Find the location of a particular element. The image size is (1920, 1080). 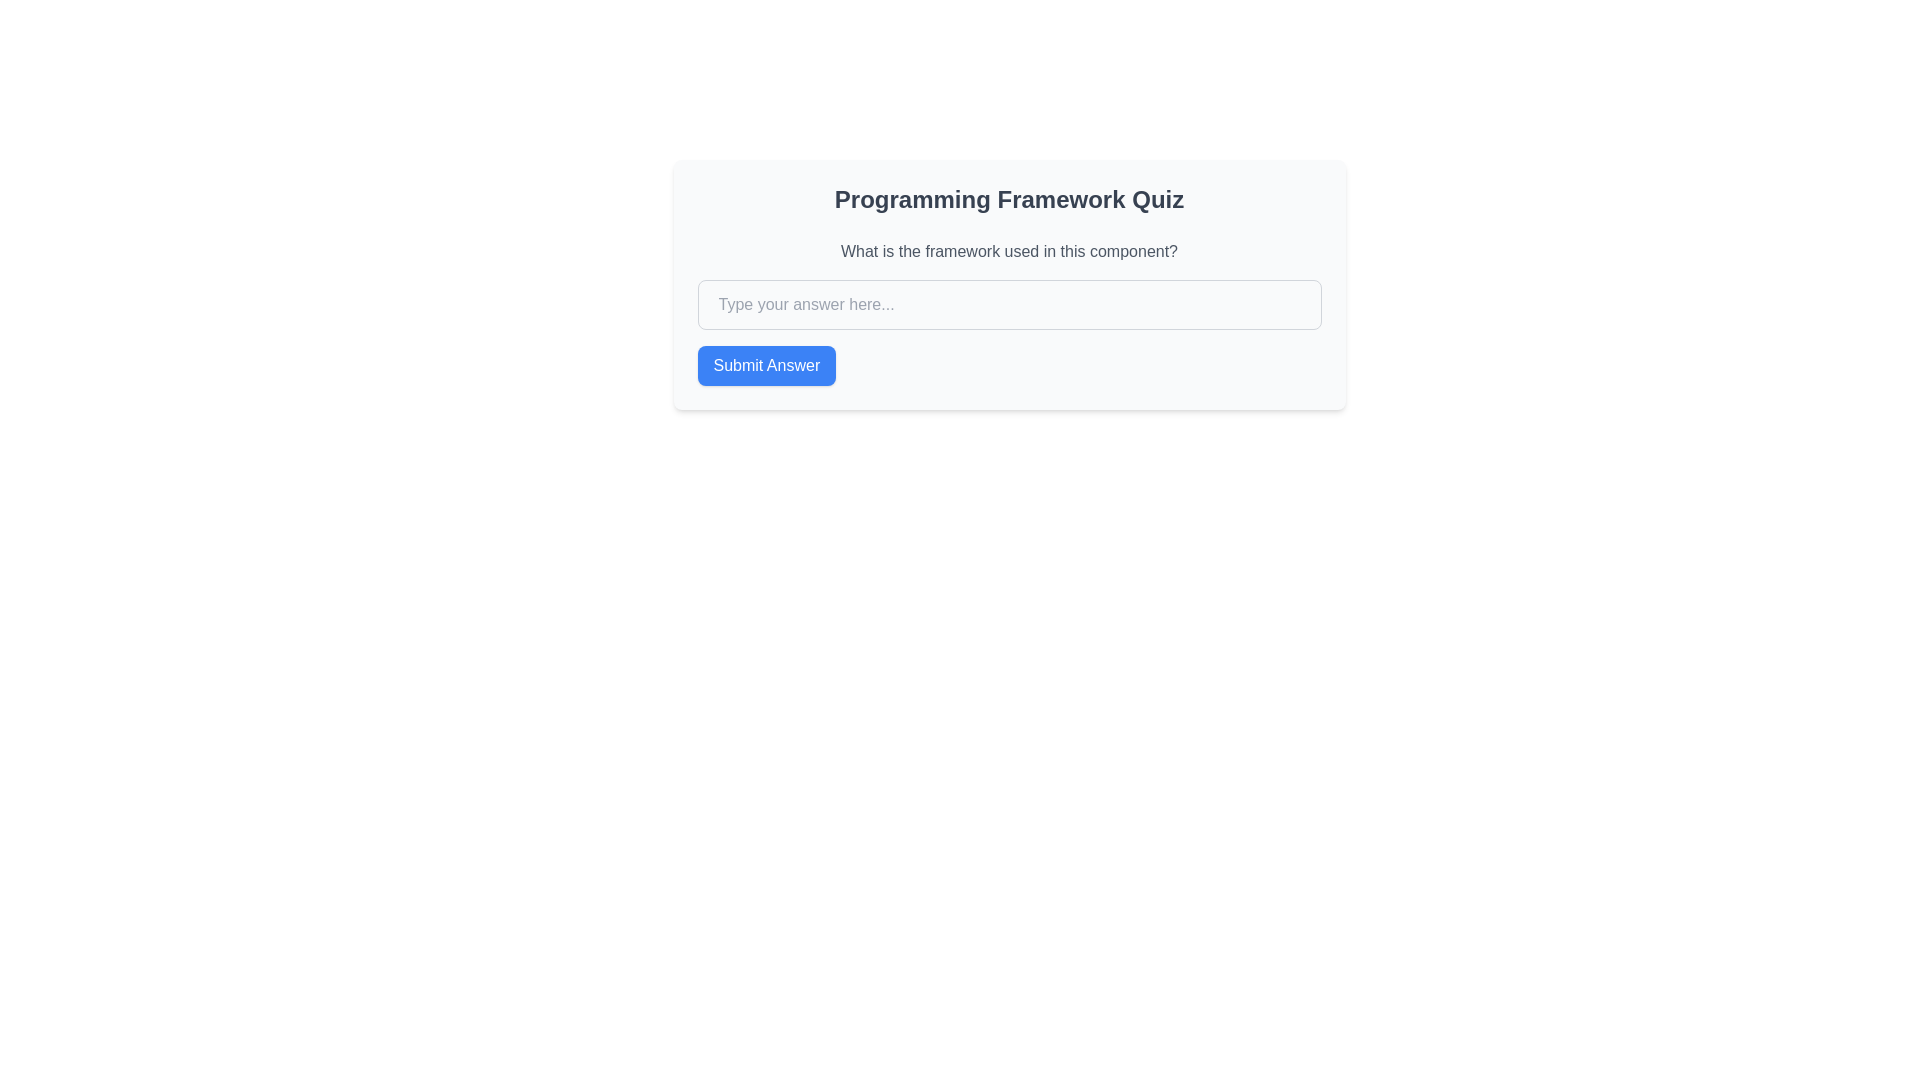

the text label that prompts the user about the framework used, located below the title 'Programming Framework Quiz' and above the input field is located at coordinates (1009, 250).